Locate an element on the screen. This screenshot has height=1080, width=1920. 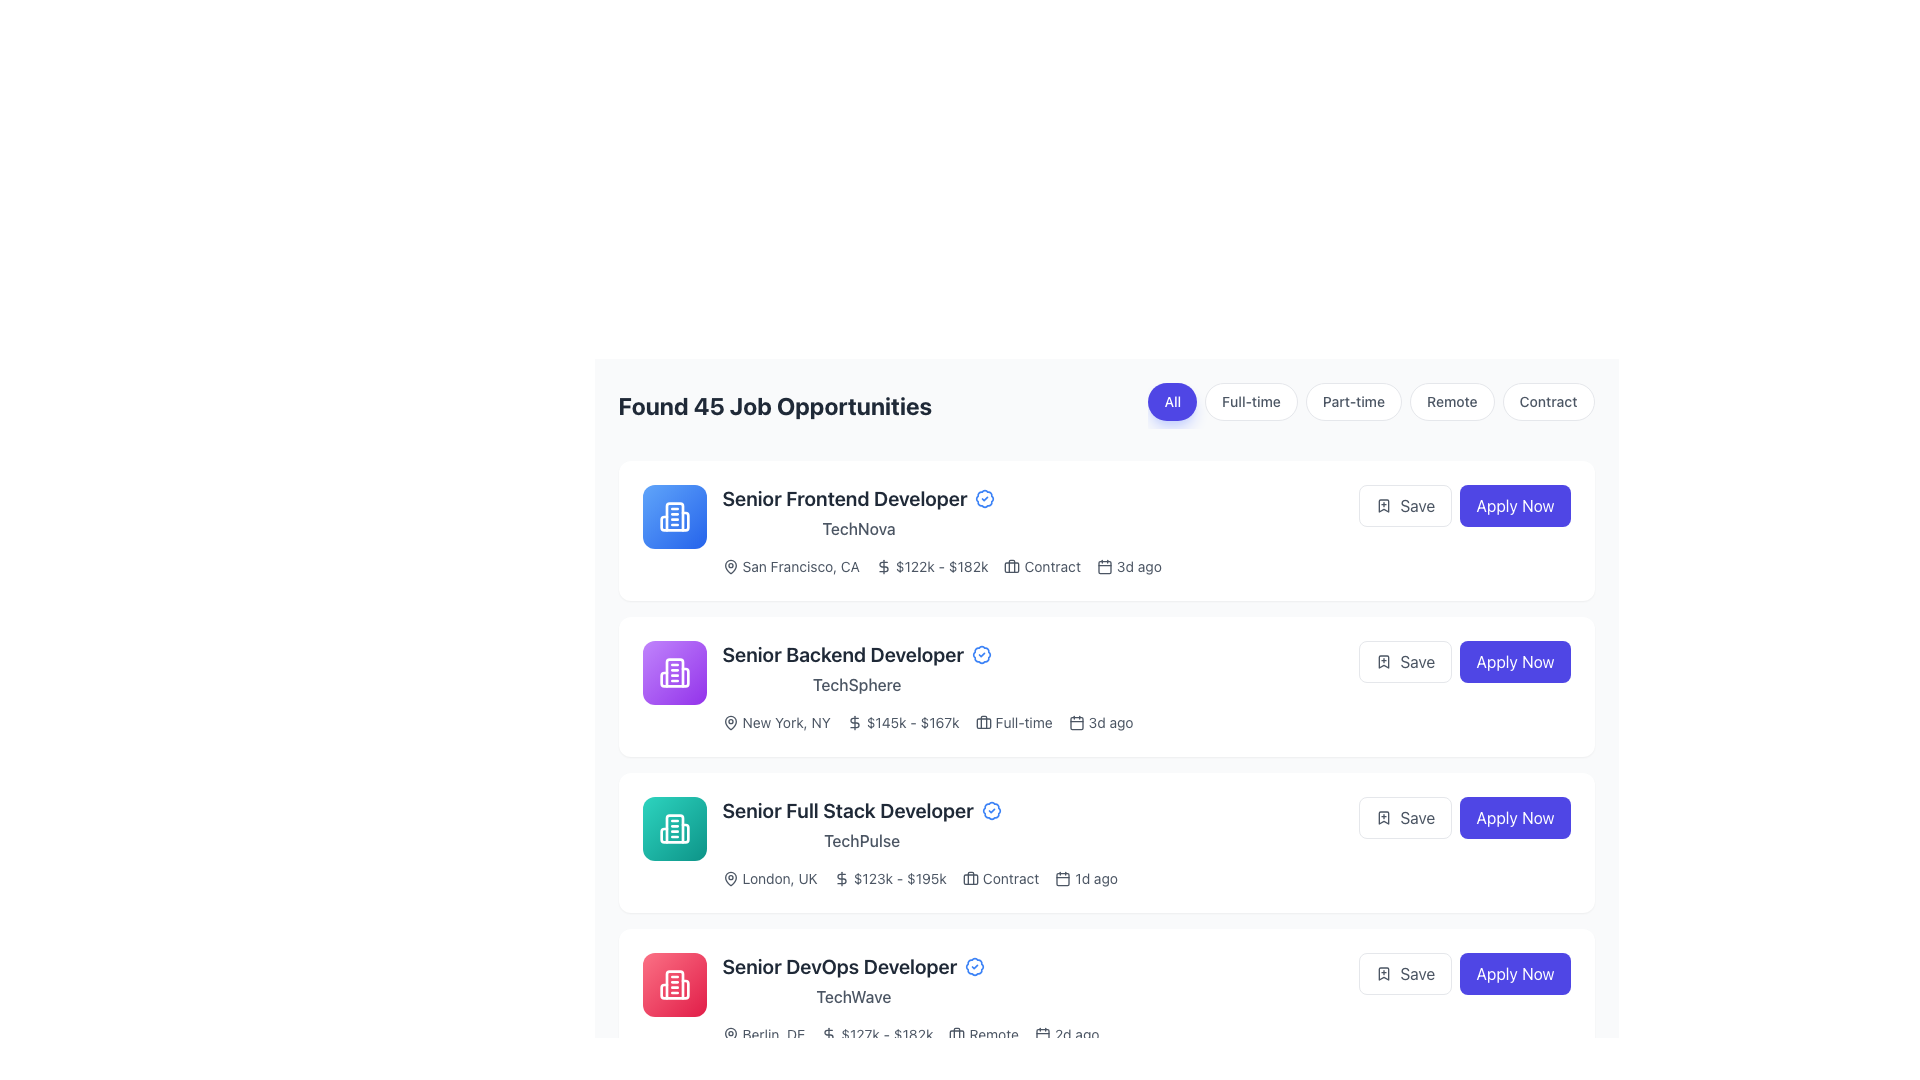
the bookmark icon with a plus symbol overlay, which is part of the 'Save' button next to the 'Senior Full Stack Developer' job listing is located at coordinates (1383, 817).